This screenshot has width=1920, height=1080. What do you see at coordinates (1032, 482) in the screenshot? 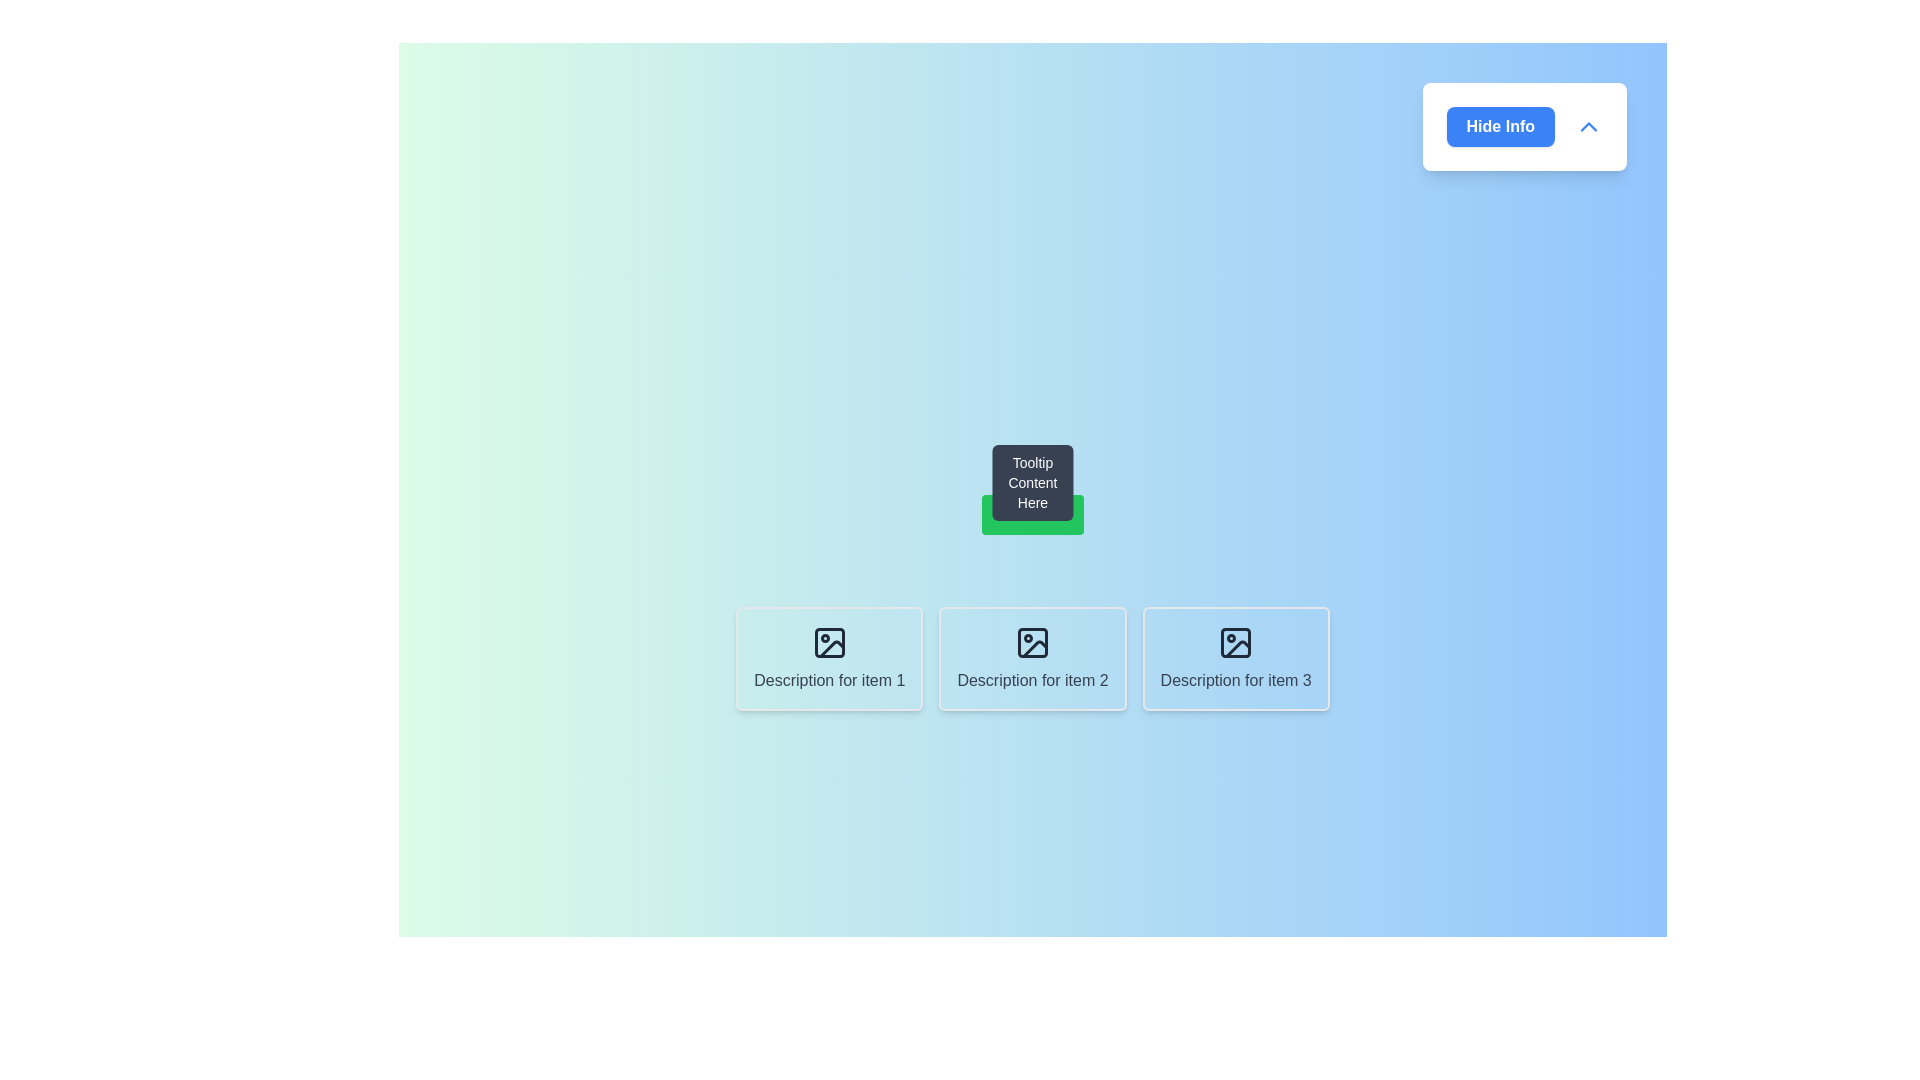
I see `the tooltip that appears above the green button labeled 'Hover me' when hovered over` at bounding box center [1032, 482].